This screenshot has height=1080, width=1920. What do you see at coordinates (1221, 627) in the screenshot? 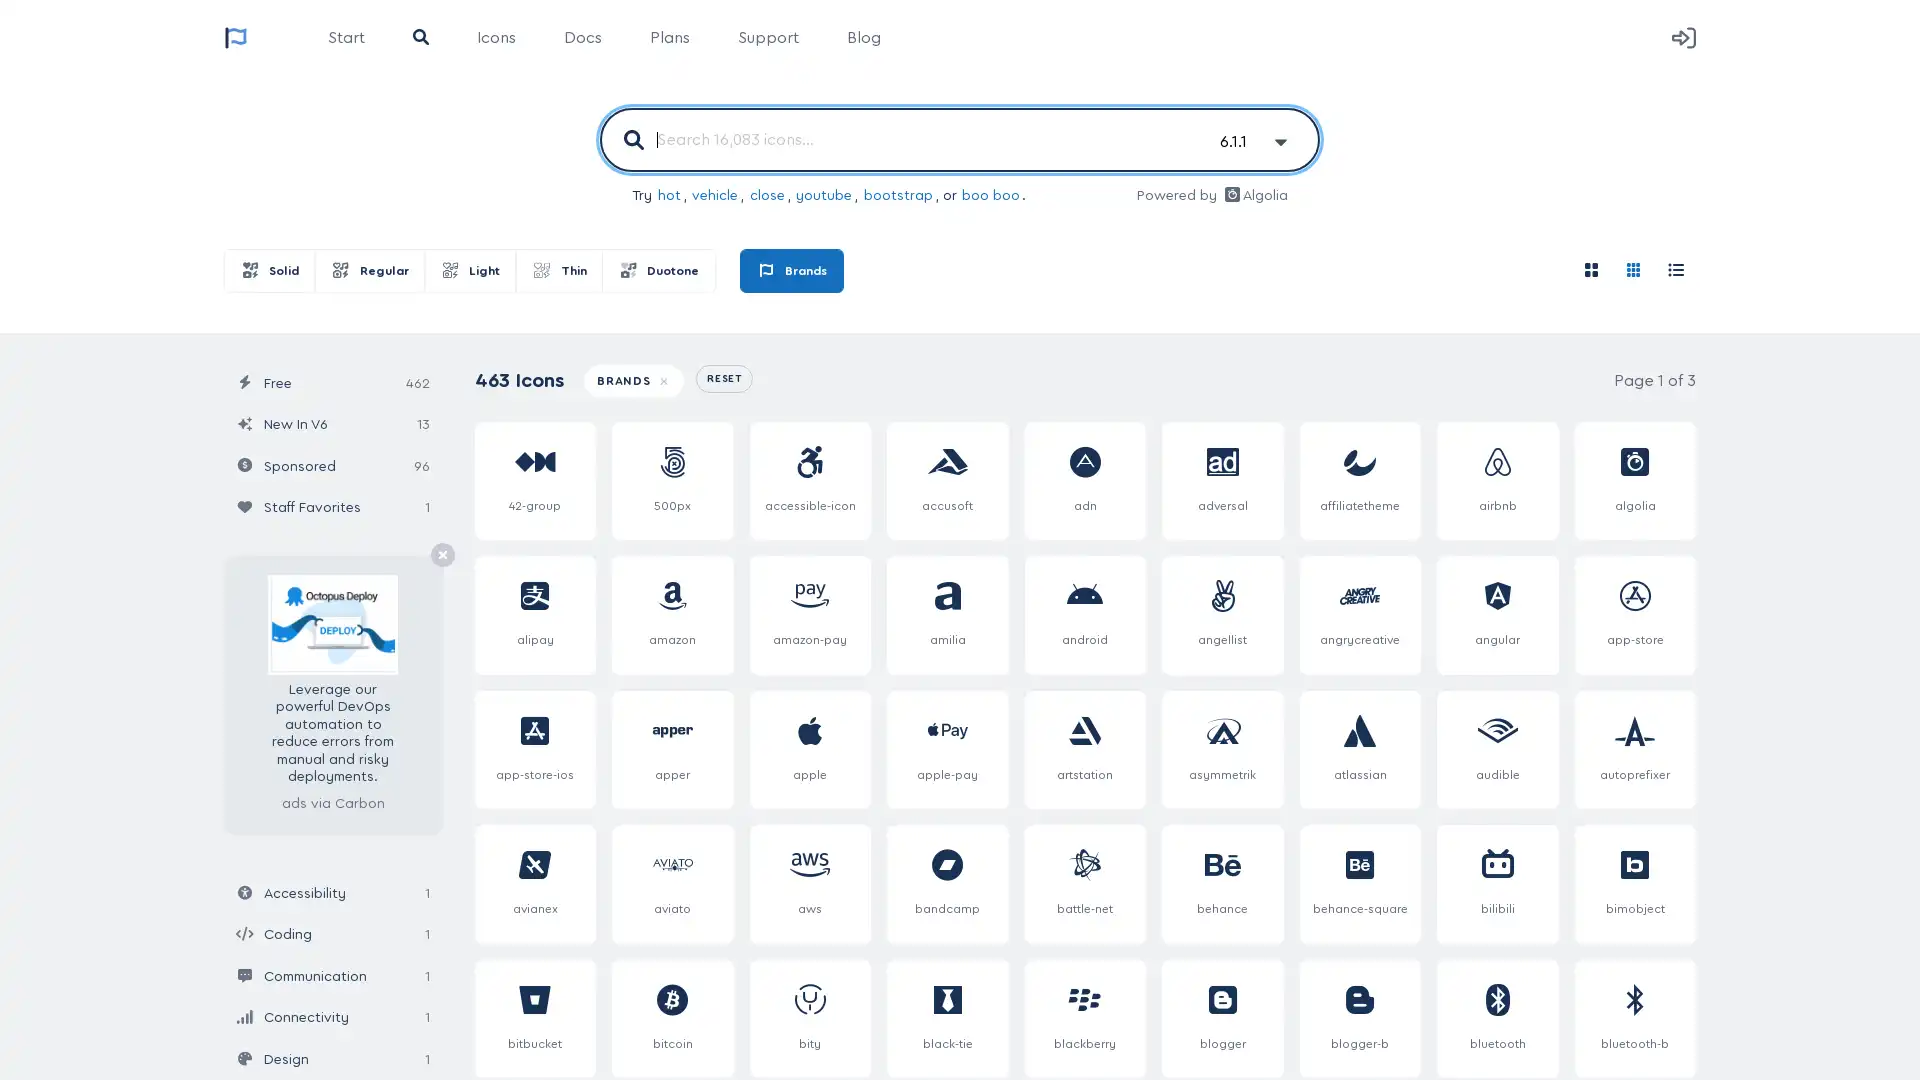
I see `angellist` at bounding box center [1221, 627].